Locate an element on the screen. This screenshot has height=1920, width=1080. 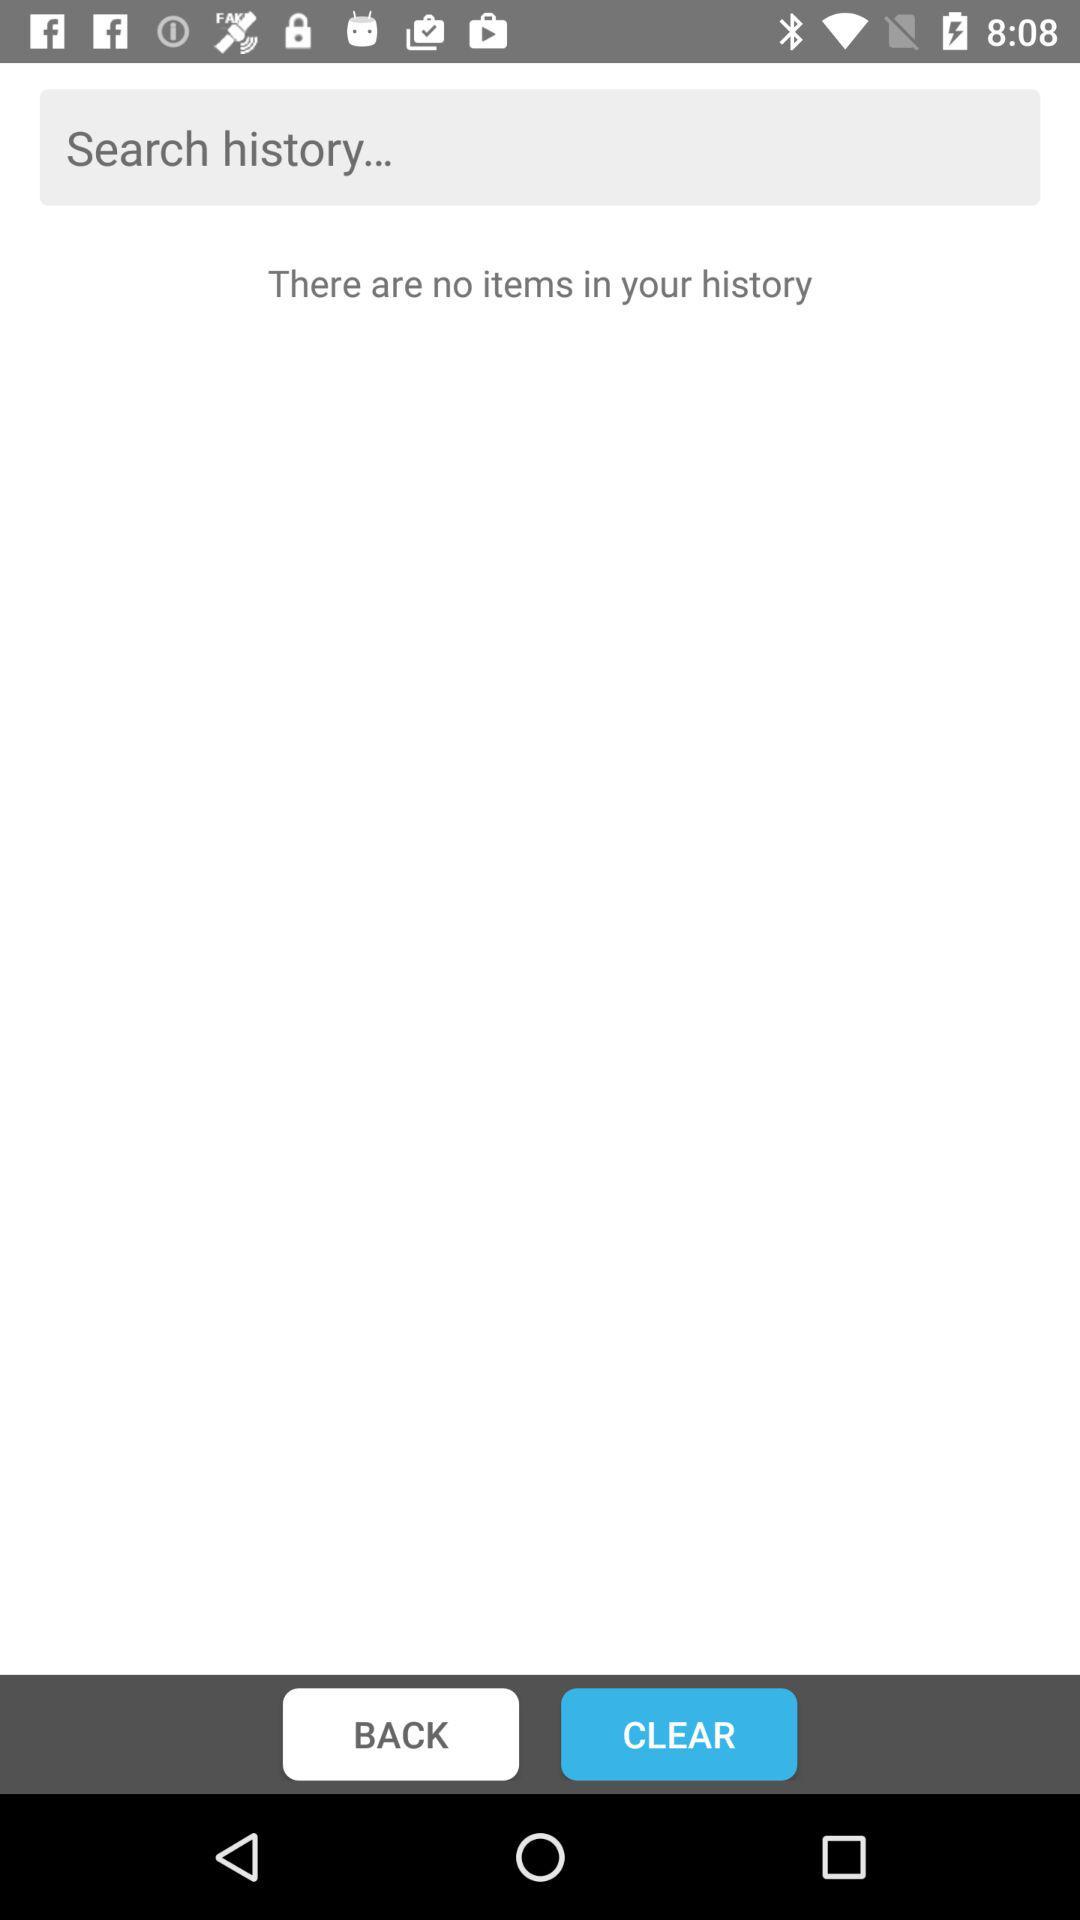
search history is located at coordinates (540, 146).